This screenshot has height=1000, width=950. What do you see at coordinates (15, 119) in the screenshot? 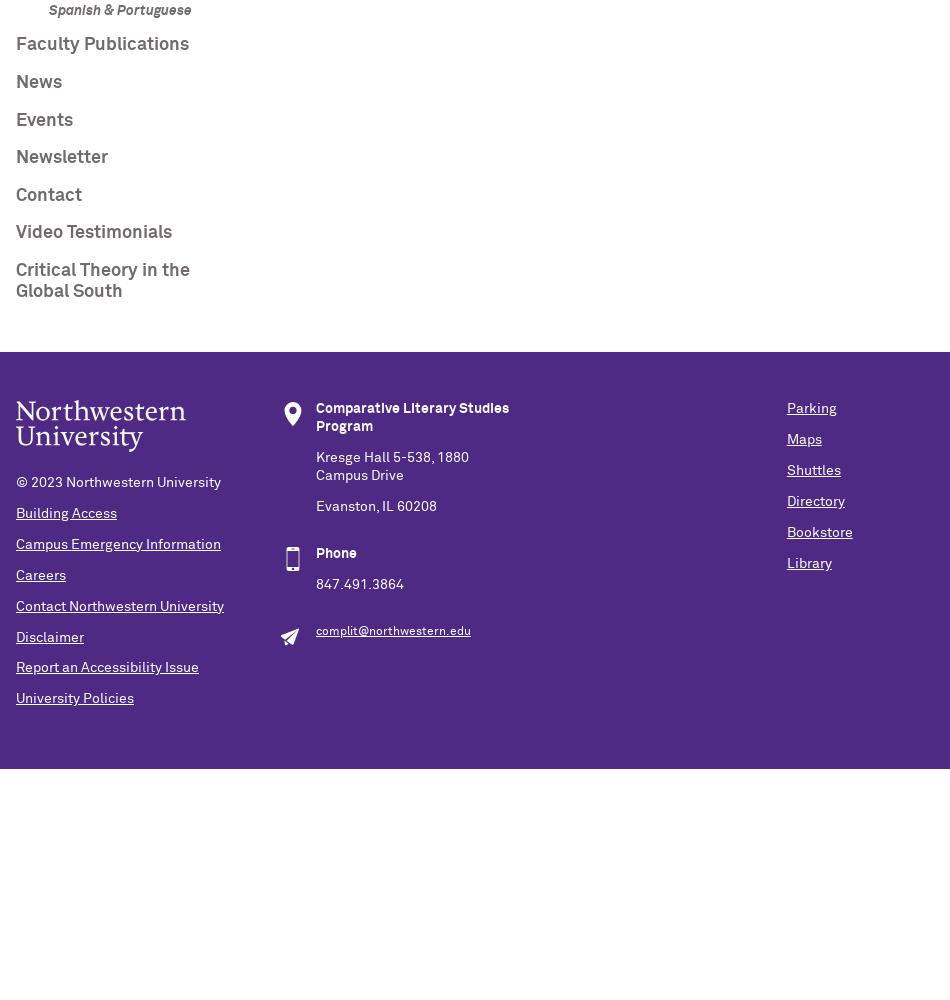
I see `'Events'` at bounding box center [15, 119].